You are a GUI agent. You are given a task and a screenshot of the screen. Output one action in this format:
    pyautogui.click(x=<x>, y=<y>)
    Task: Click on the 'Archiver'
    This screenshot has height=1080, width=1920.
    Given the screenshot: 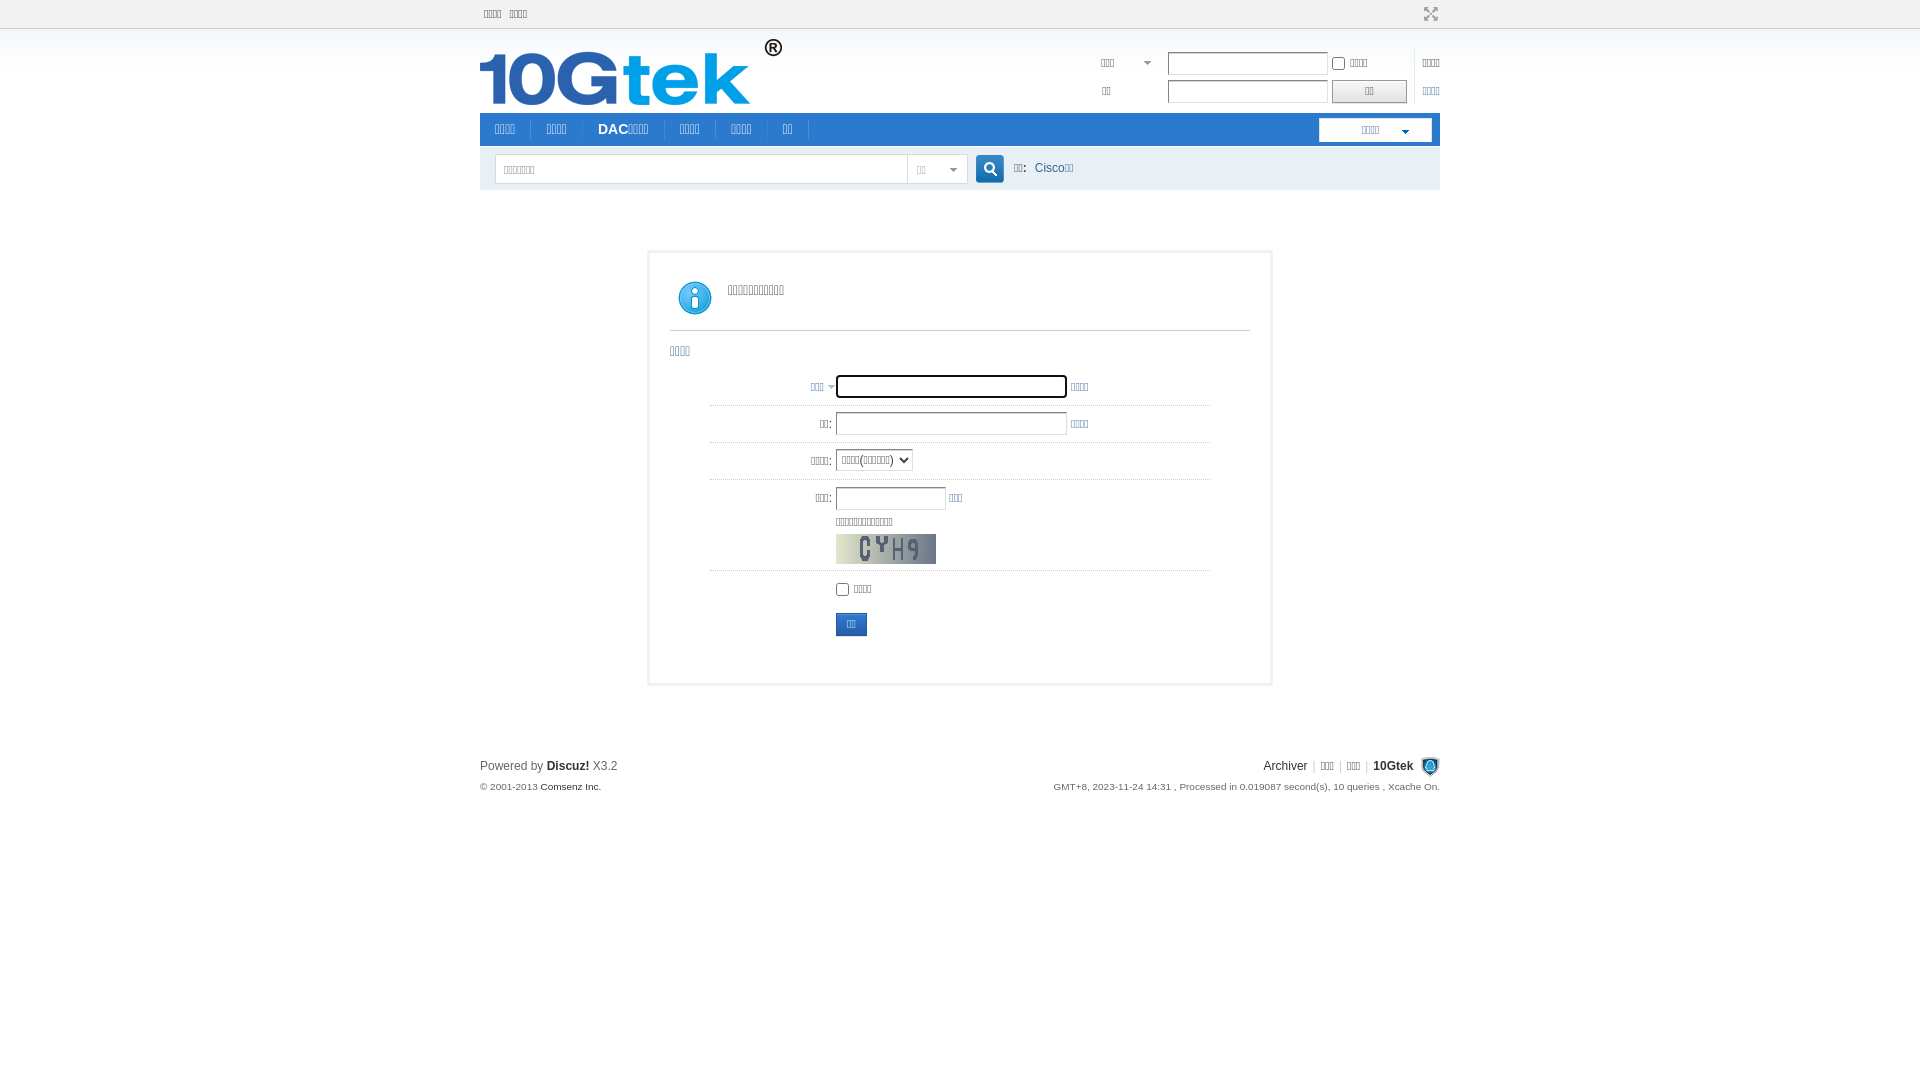 What is the action you would take?
    pyautogui.click(x=1286, y=765)
    